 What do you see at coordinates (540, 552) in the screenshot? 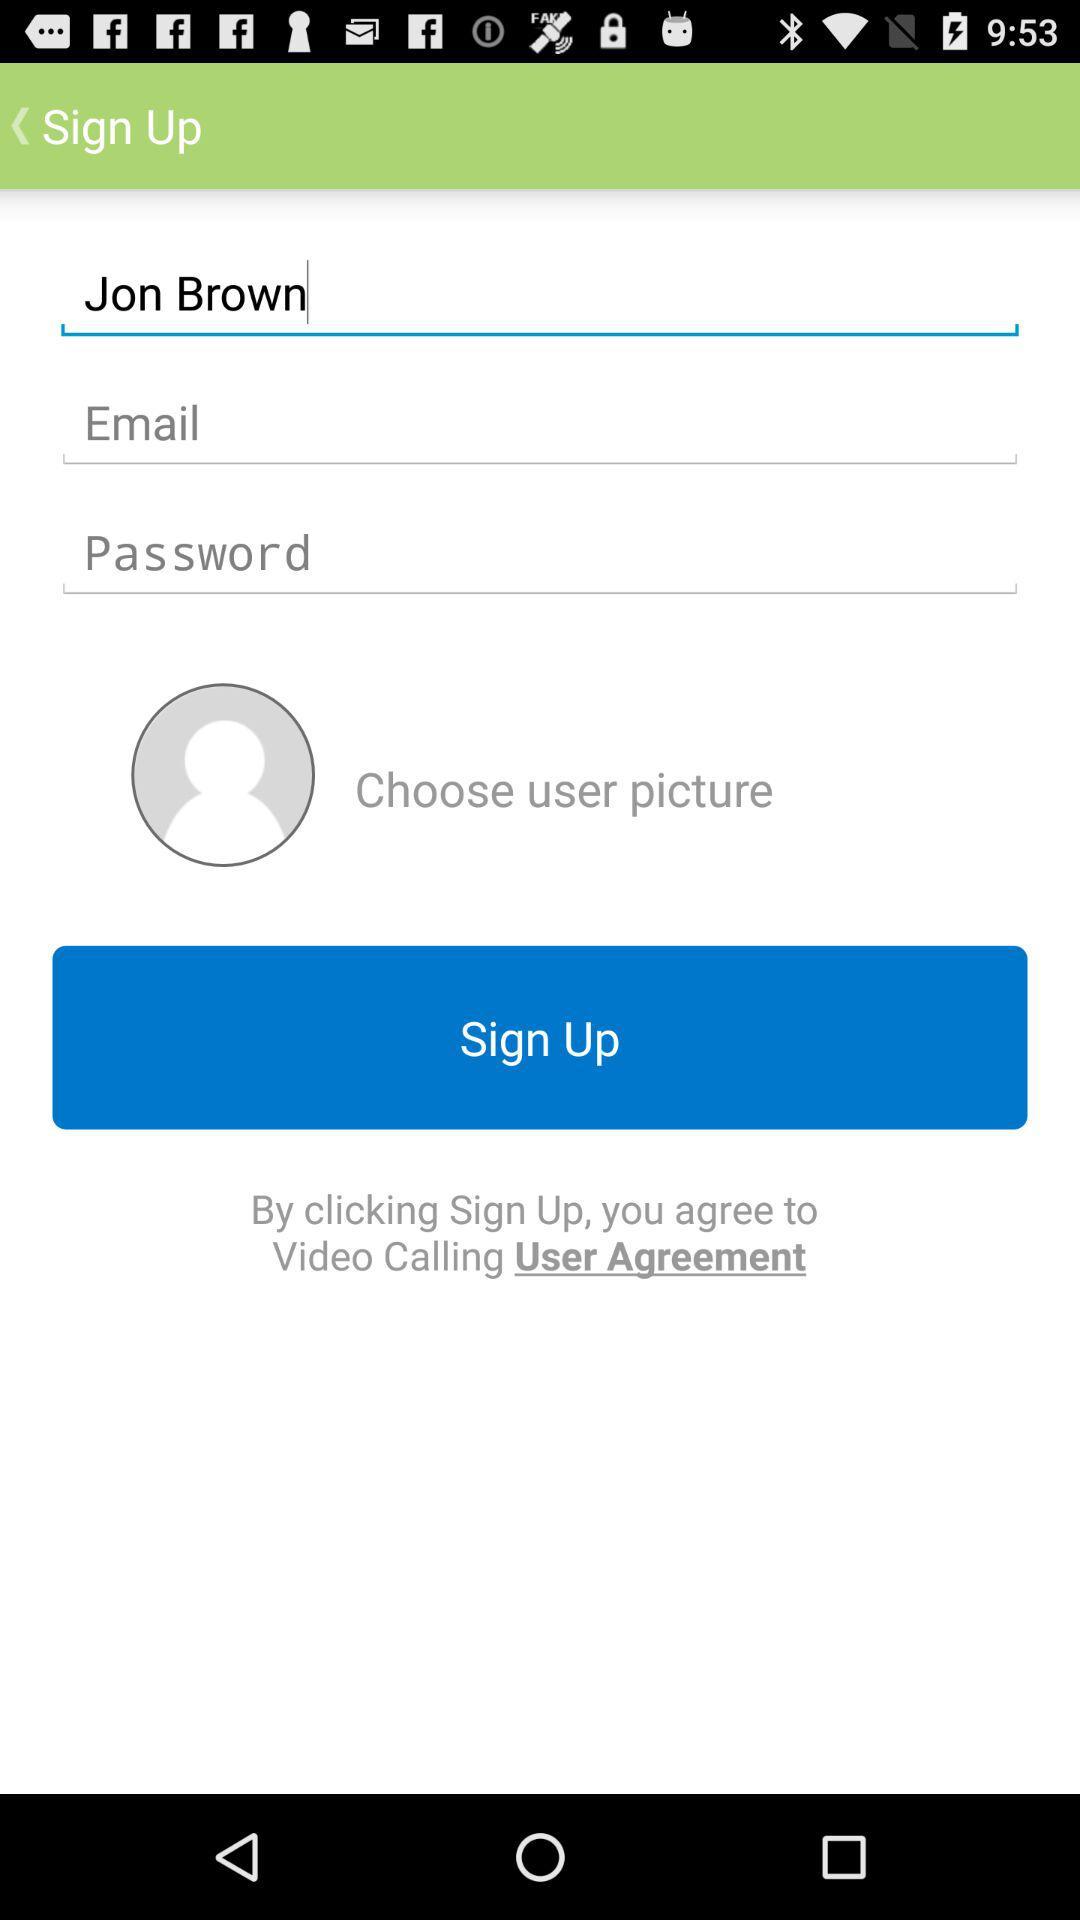
I see `password entry field` at bounding box center [540, 552].